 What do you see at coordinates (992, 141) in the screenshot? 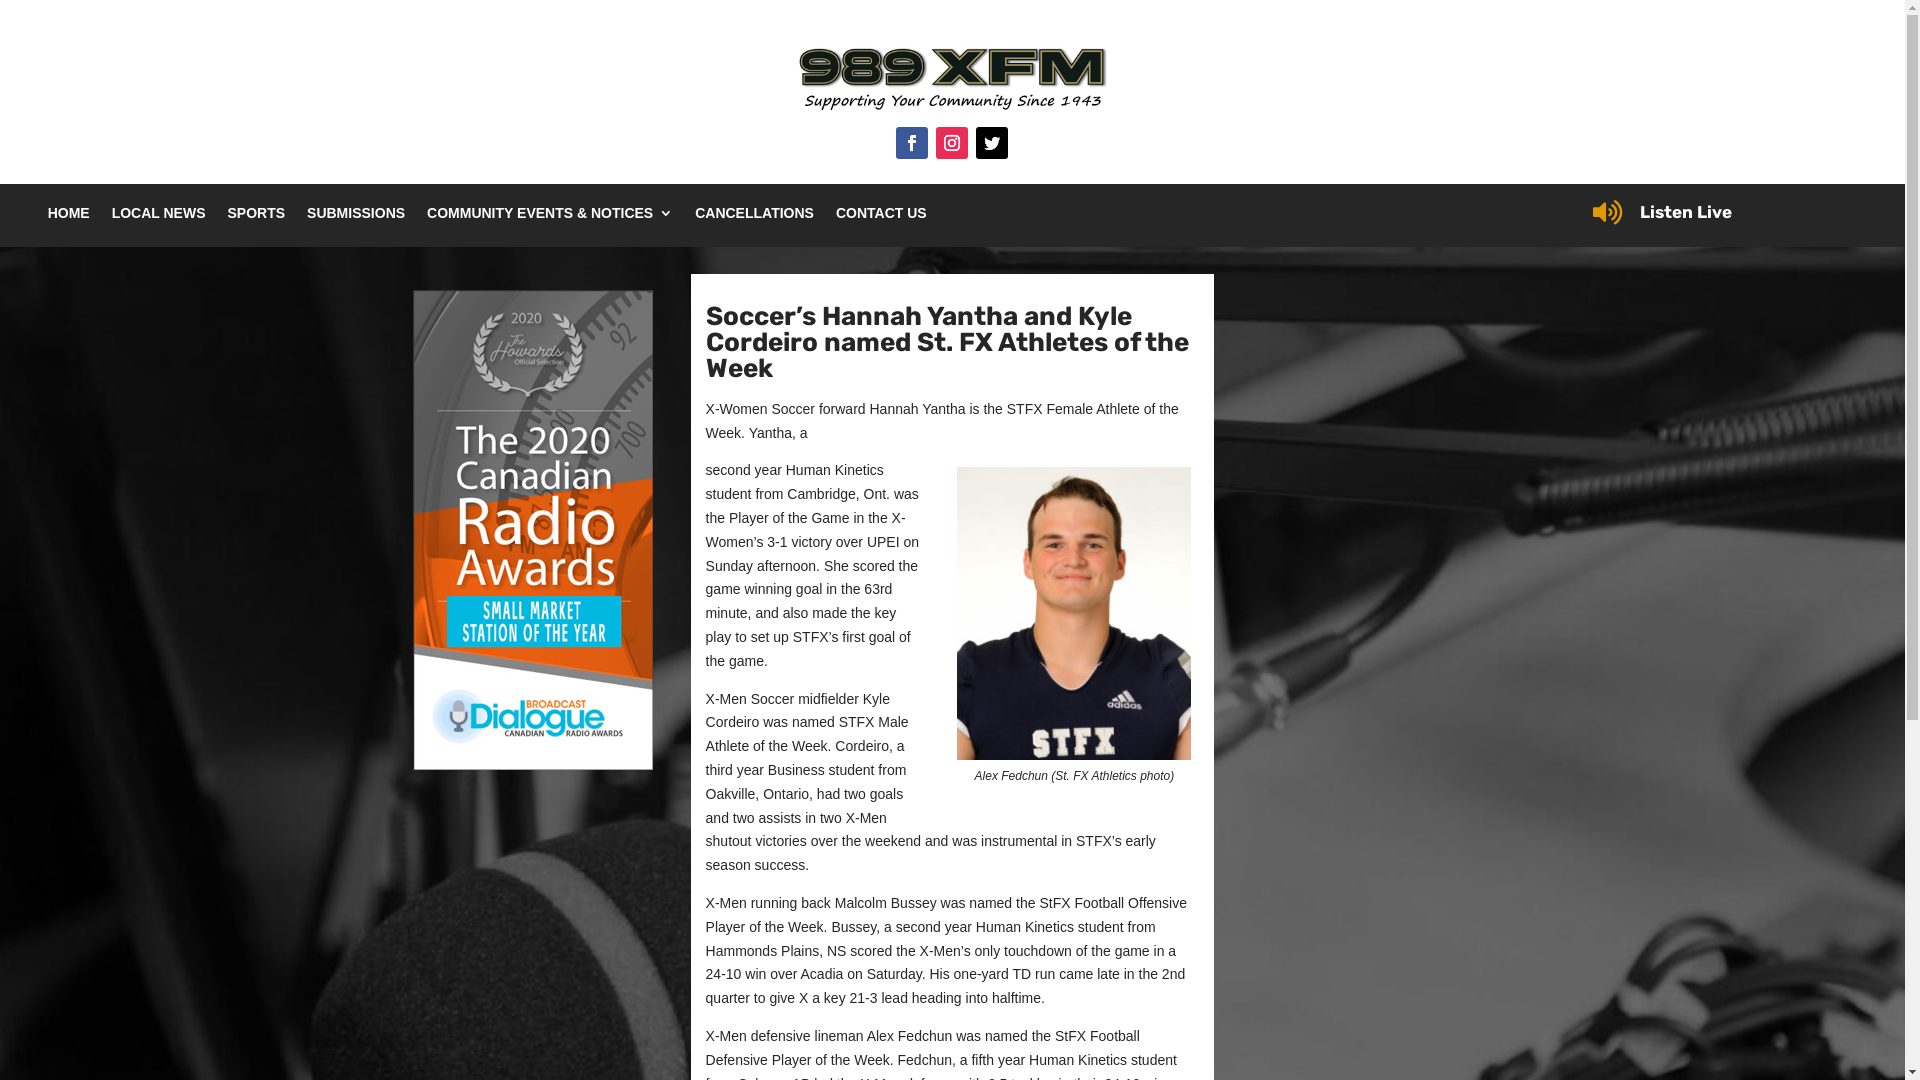
I see `'Follow on Twitter'` at bounding box center [992, 141].